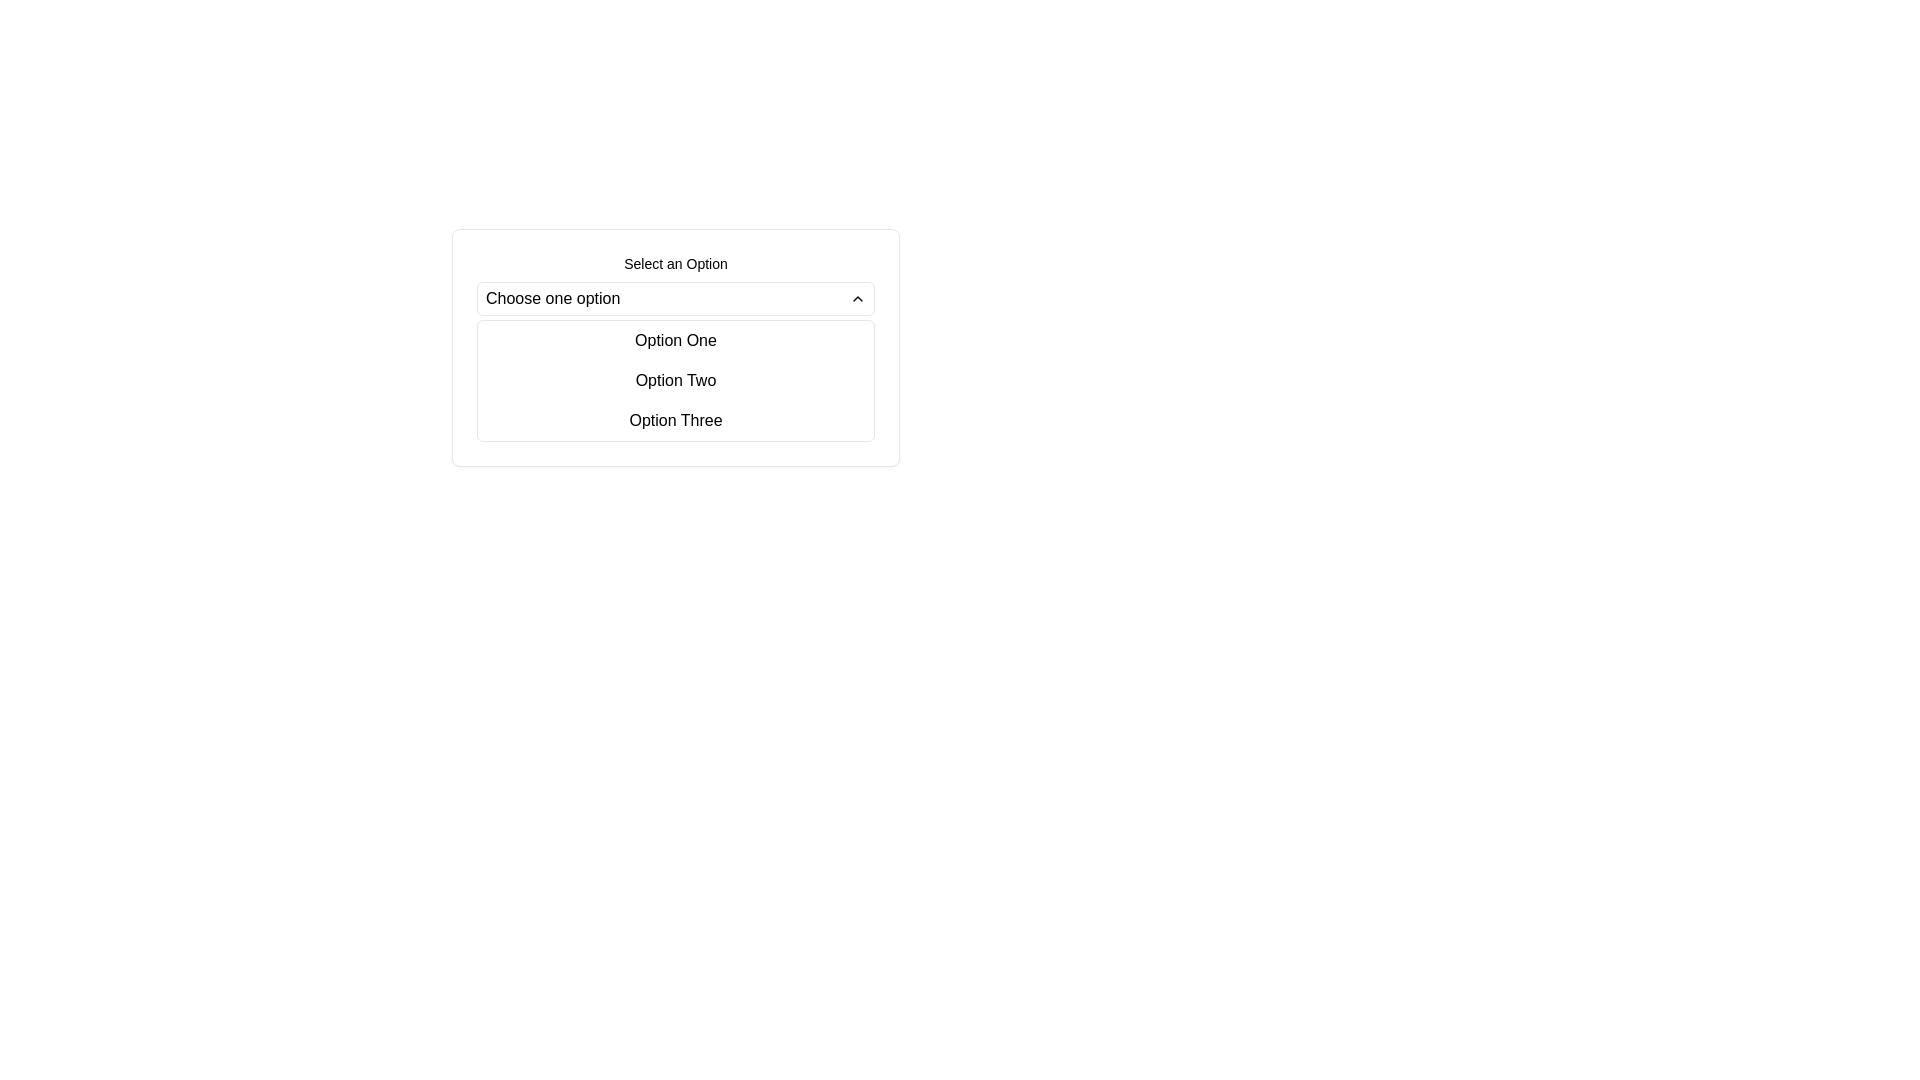  What do you see at coordinates (676, 262) in the screenshot?
I see `the label reading 'Select an Option' which is positioned above the 'Choose one option' dropdown menu` at bounding box center [676, 262].